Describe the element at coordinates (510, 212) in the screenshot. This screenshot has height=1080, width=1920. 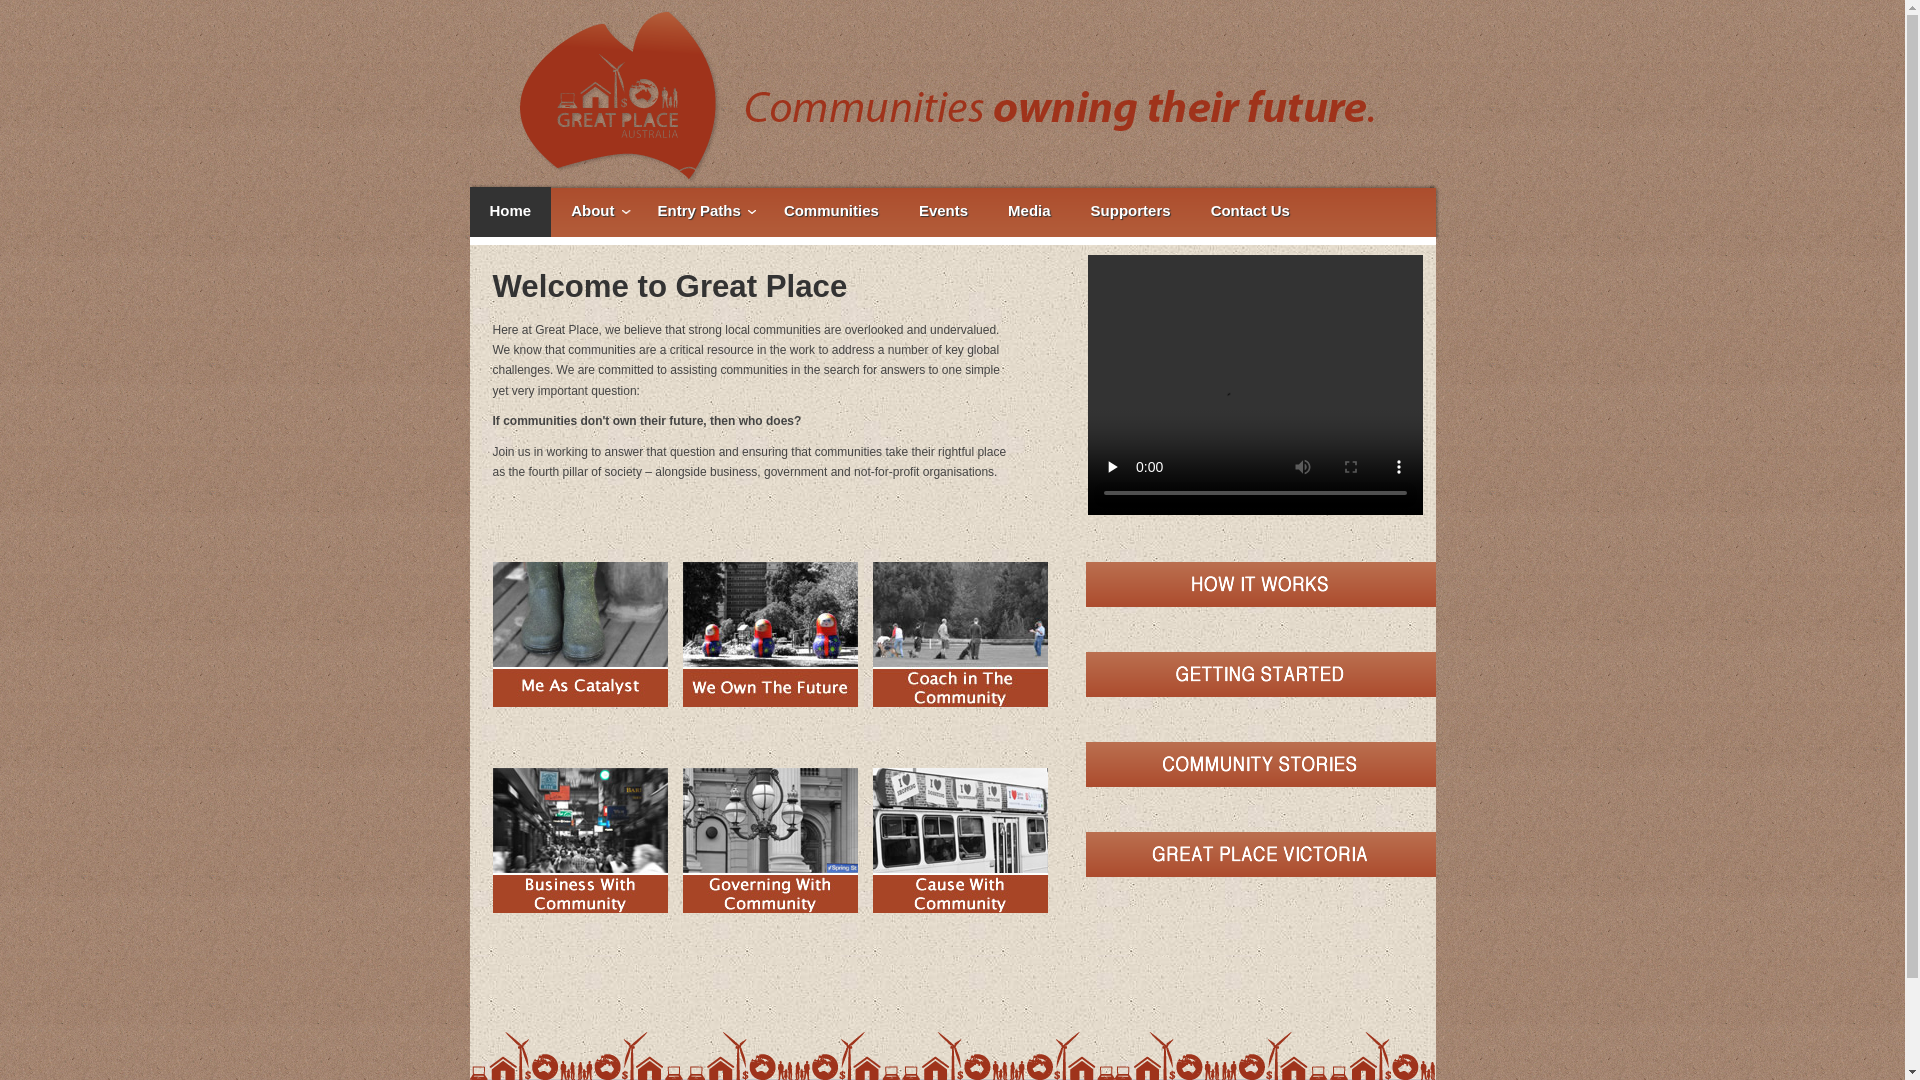
I see `'Home'` at that location.